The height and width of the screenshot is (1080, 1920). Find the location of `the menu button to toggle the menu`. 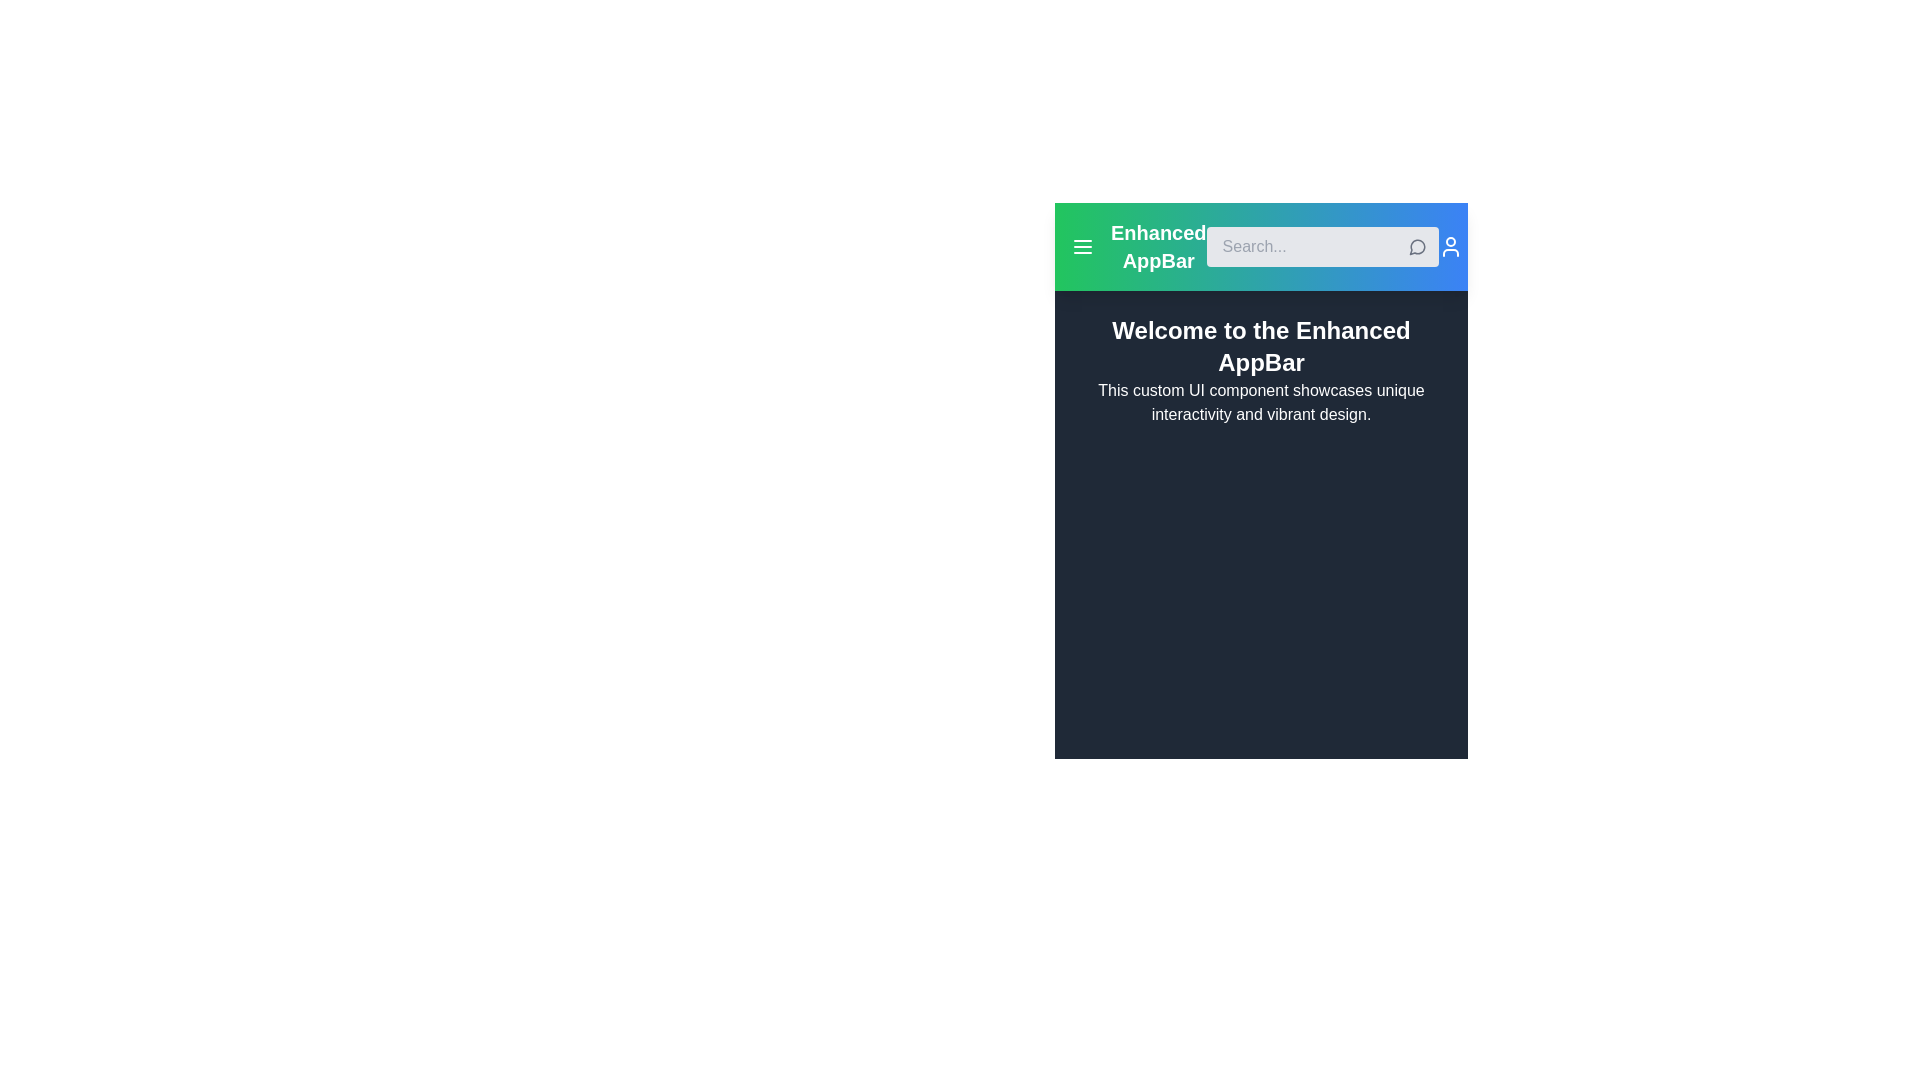

the menu button to toggle the menu is located at coordinates (1082, 245).